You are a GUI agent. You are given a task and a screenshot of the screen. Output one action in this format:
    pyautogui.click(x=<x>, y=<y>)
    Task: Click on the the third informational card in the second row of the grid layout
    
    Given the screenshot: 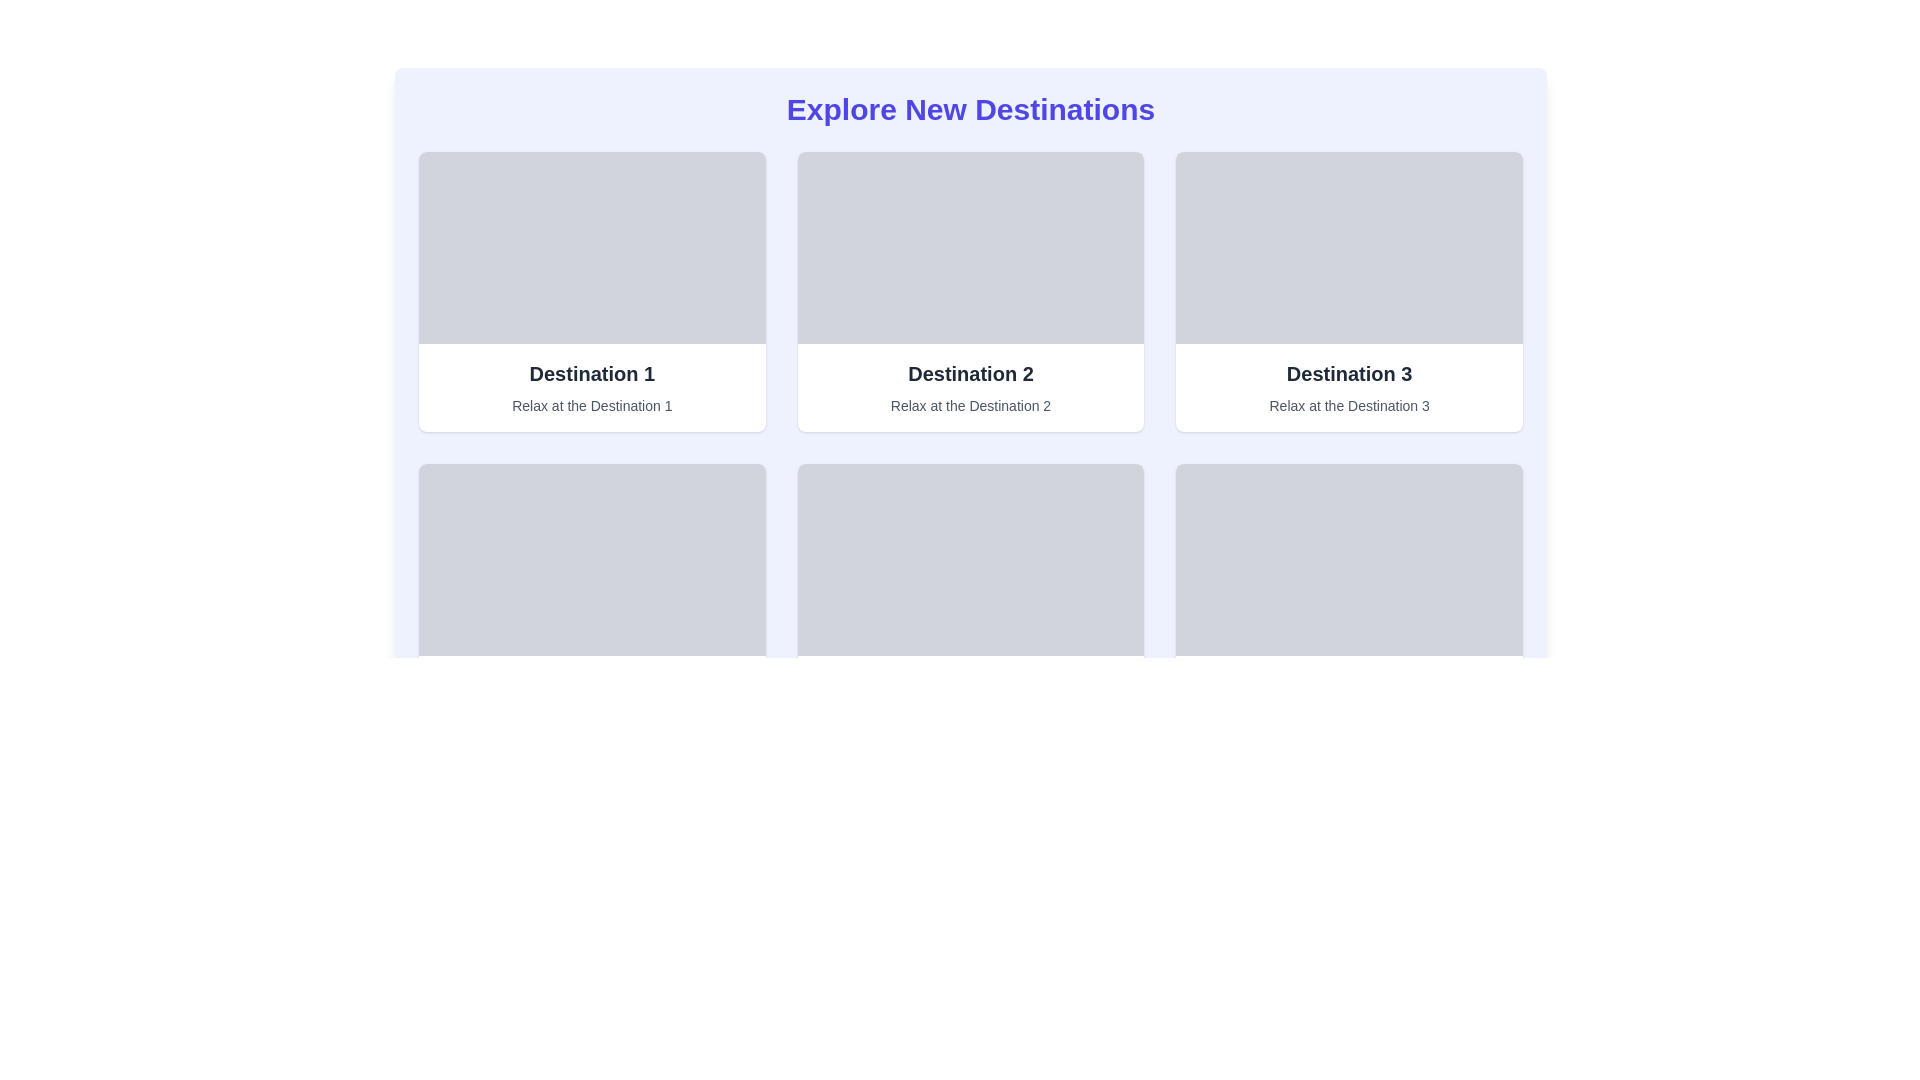 What is the action you would take?
    pyautogui.click(x=1349, y=603)
    